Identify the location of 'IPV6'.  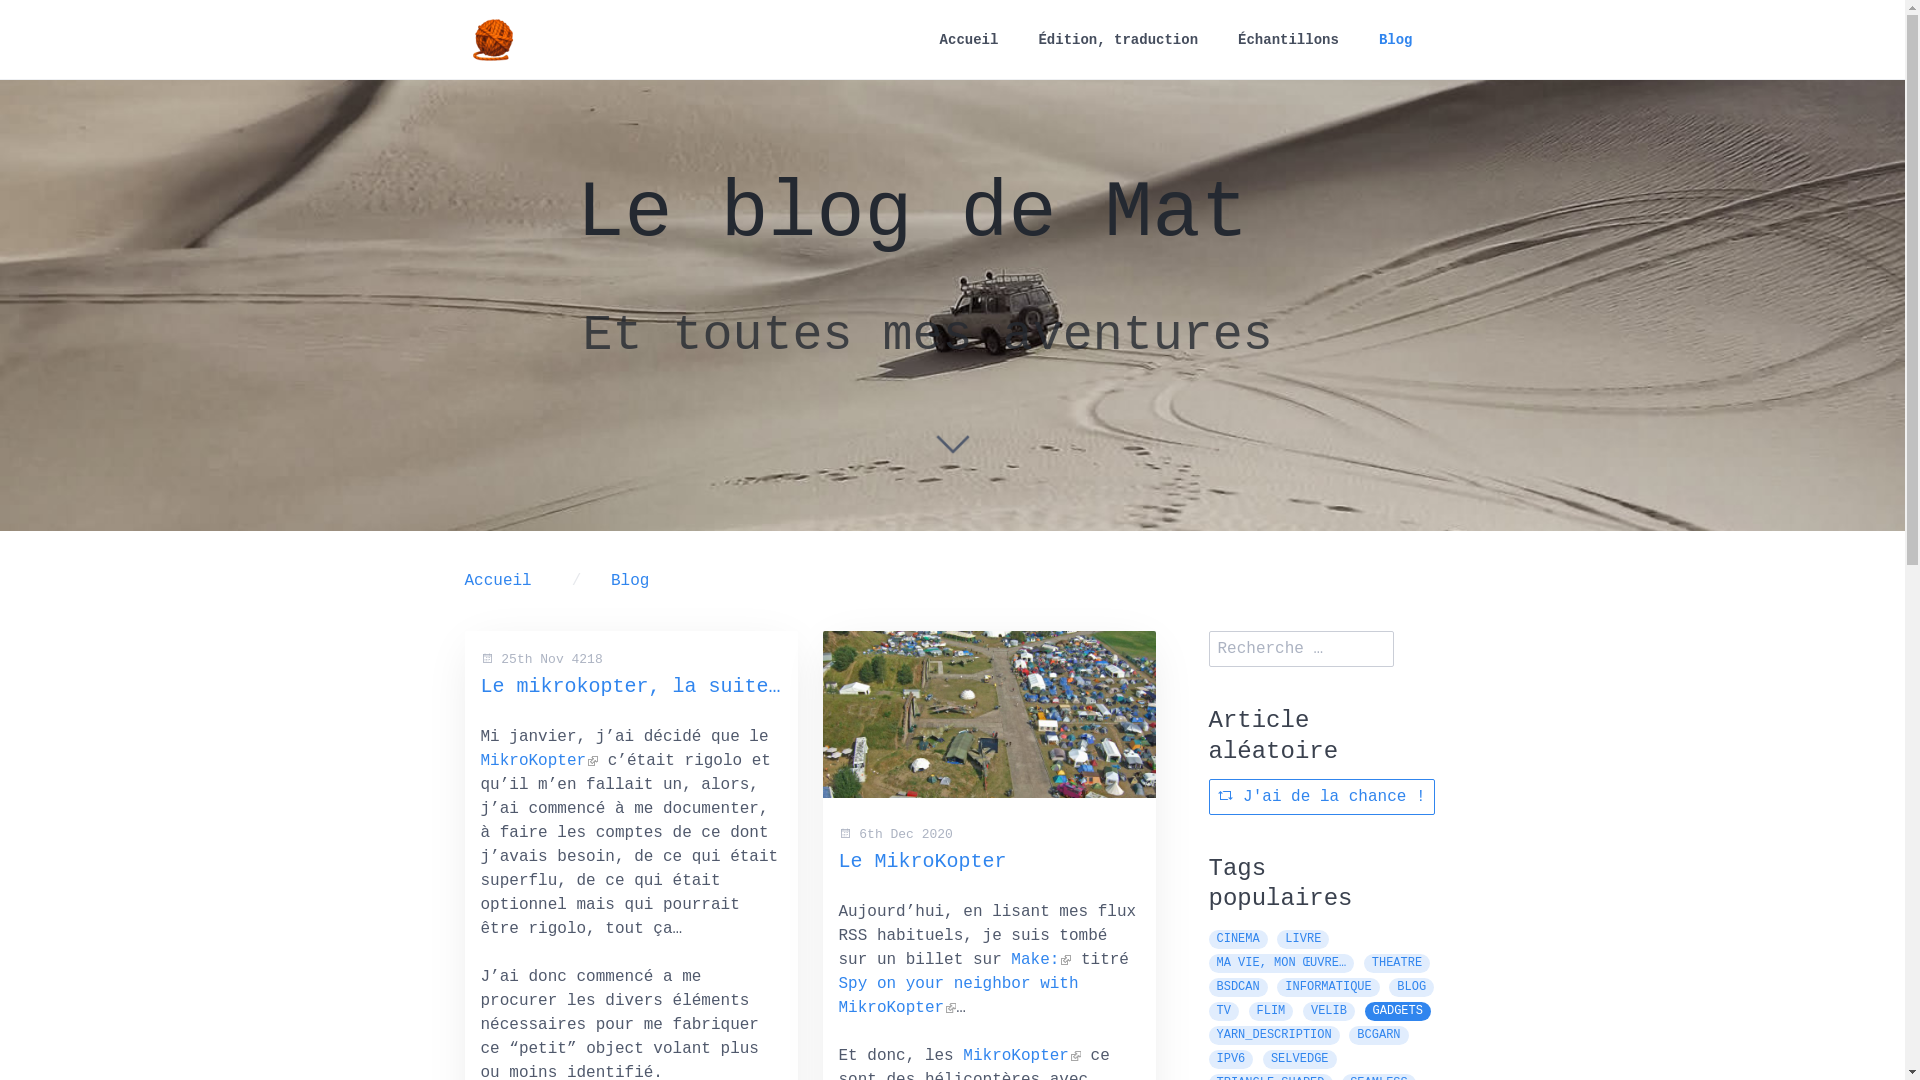
(1229, 1058).